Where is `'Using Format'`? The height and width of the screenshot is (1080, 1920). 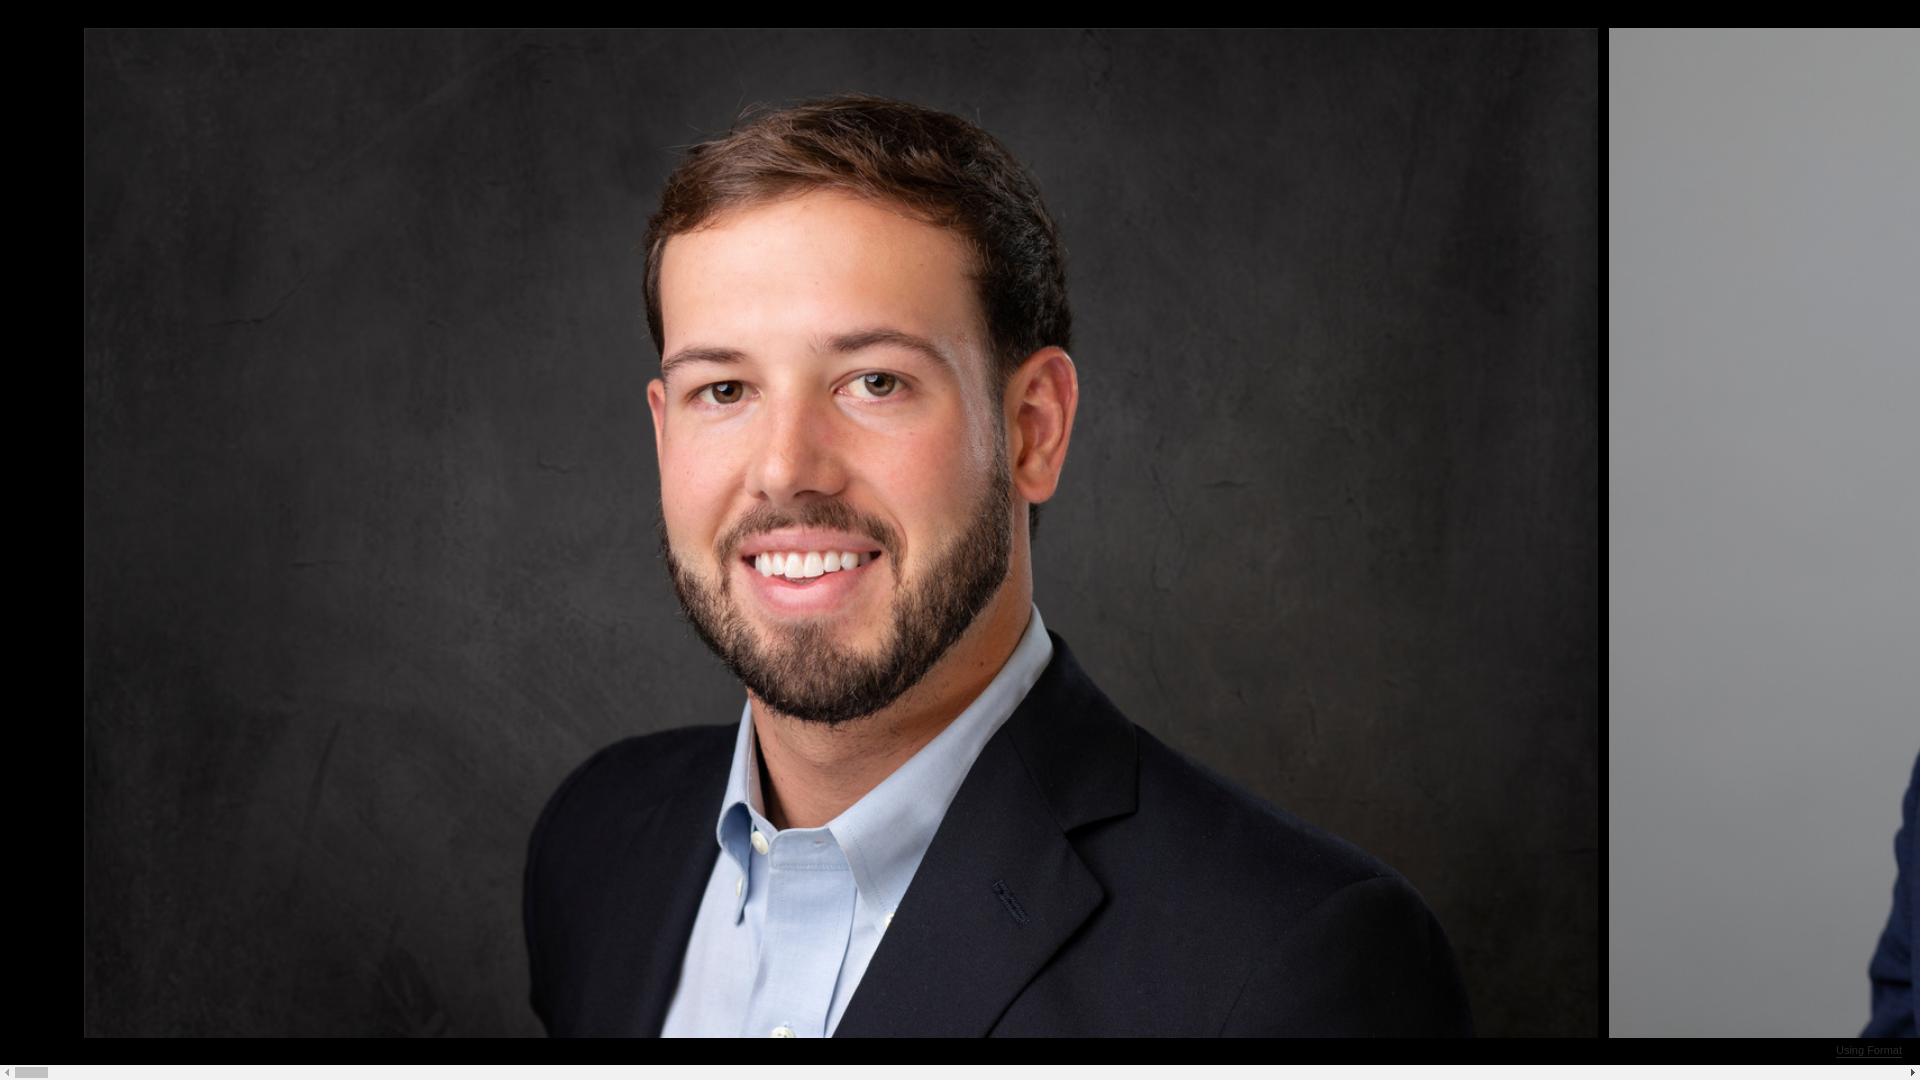
'Using Format' is located at coordinates (1867, 1049).